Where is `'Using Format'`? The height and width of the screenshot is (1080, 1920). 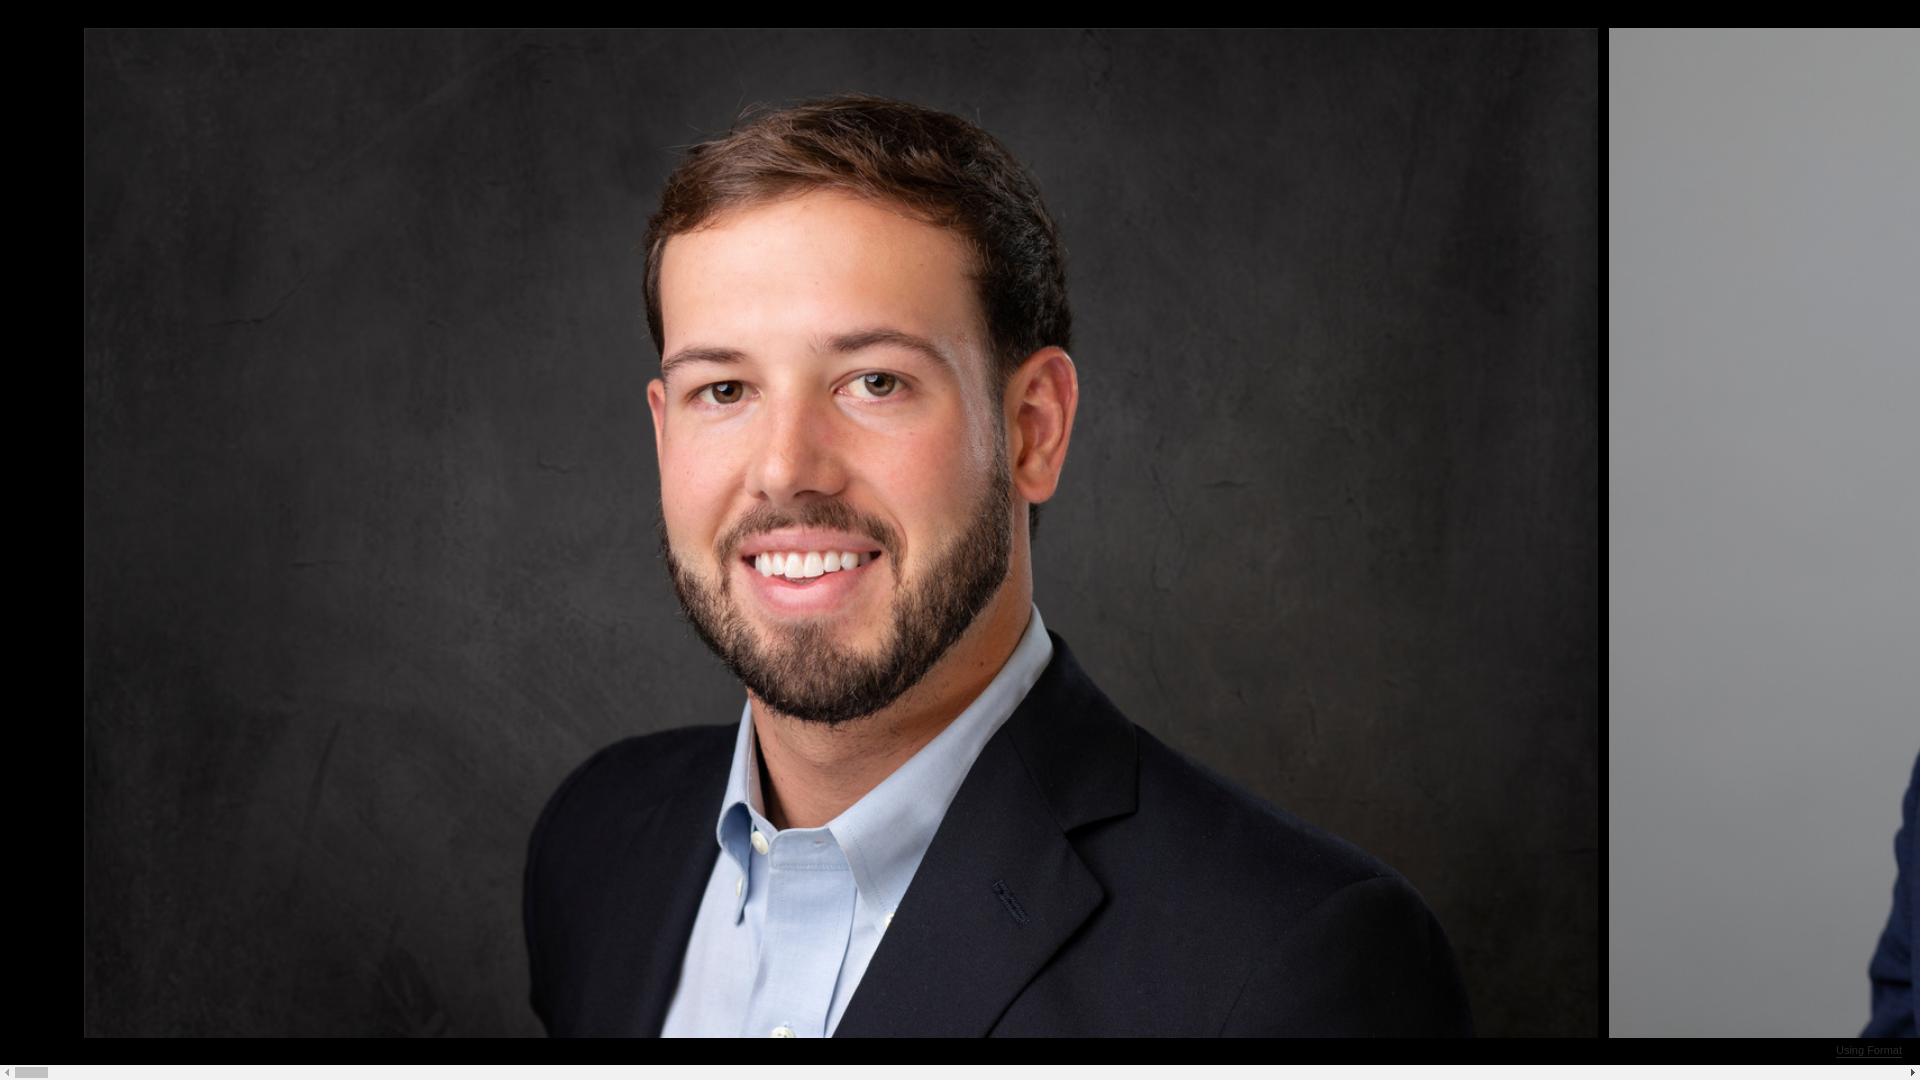
'Using Format' is located at coordinates (1867, 1049).